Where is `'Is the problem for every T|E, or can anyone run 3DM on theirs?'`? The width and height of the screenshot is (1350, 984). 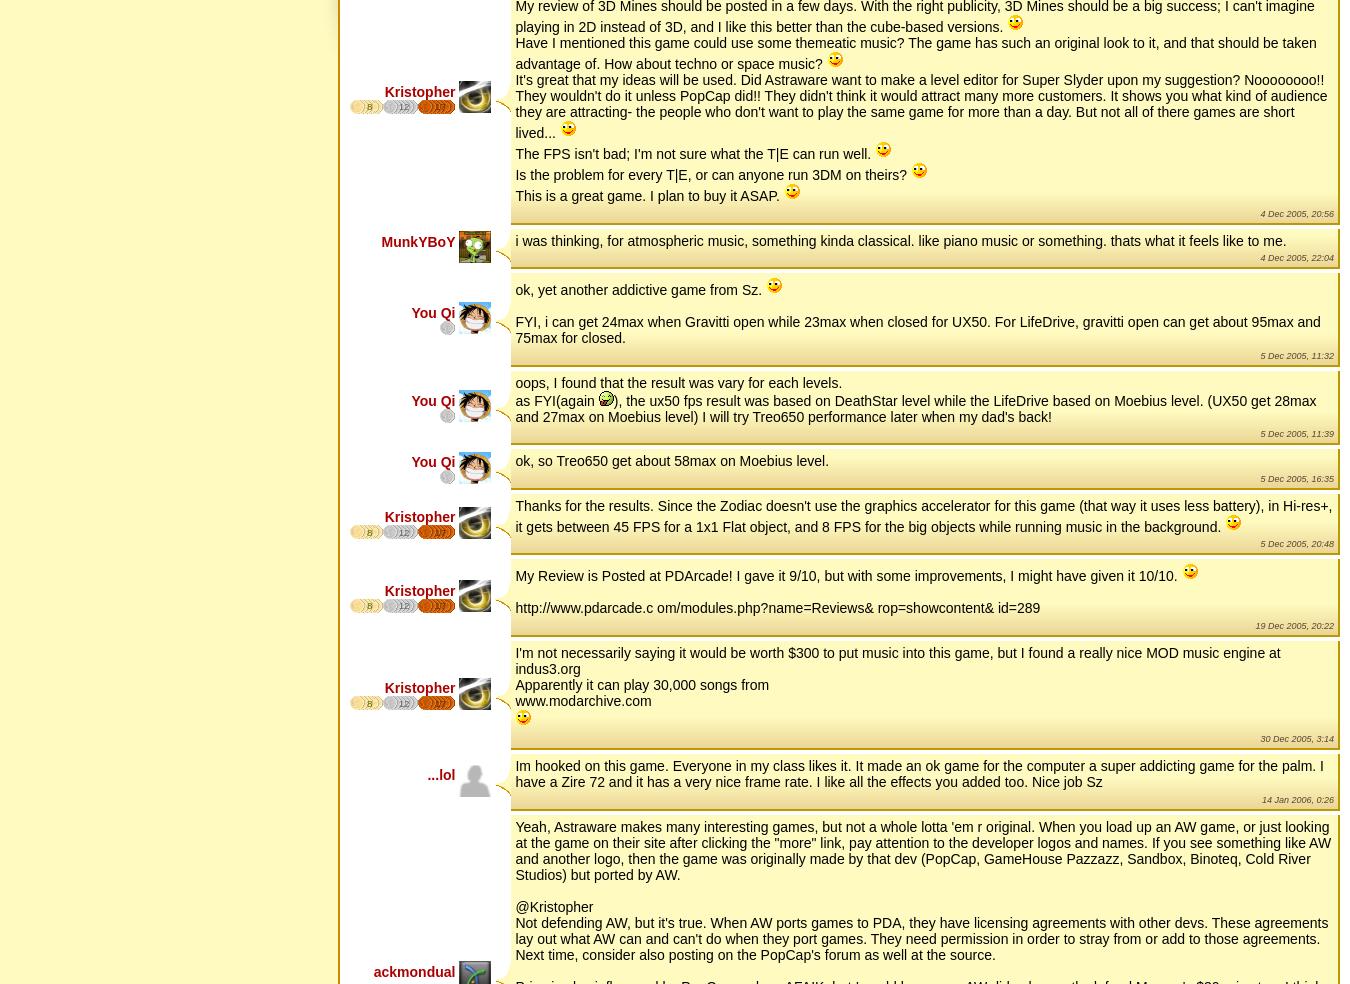
'Is the problem for every T|E, or can anyone run 3DM on theirs?' is located at coordinates (711, 174).